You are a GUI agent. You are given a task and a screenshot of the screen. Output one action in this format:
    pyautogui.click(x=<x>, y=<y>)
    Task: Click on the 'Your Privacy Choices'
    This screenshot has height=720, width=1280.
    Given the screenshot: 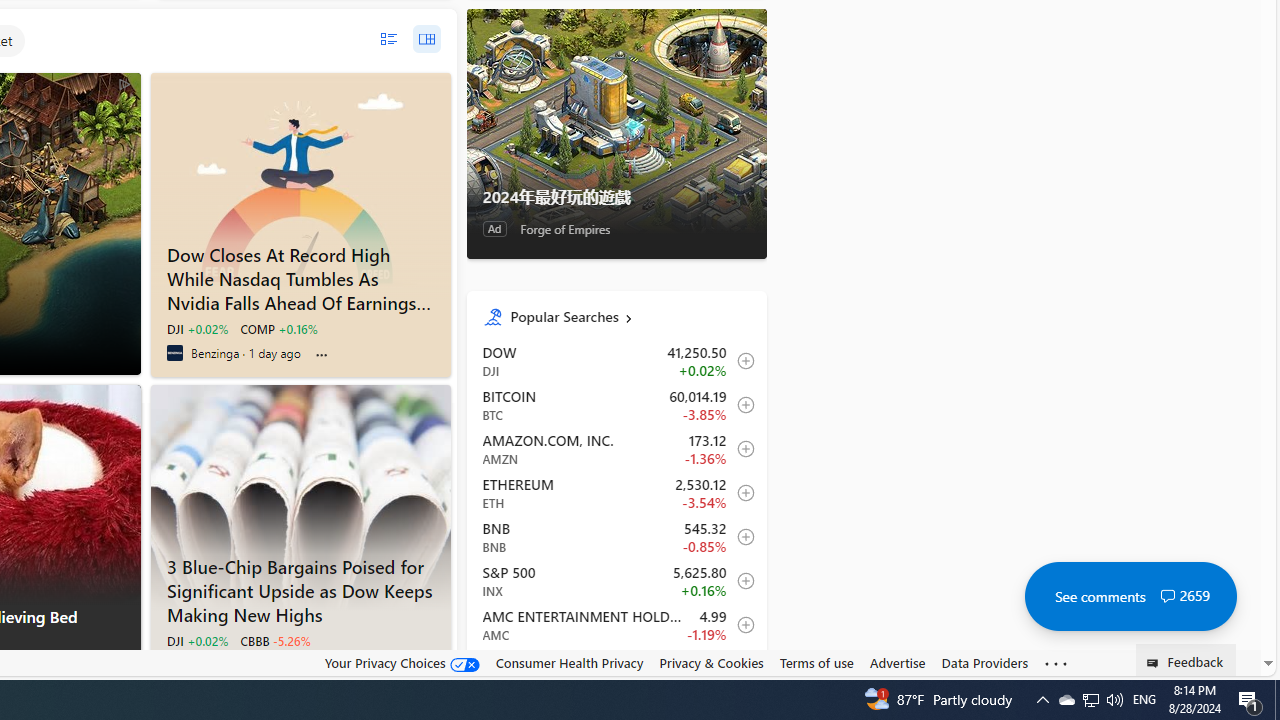 What is the action you would take?
    pyautogui.click(x=400, y=662)
    